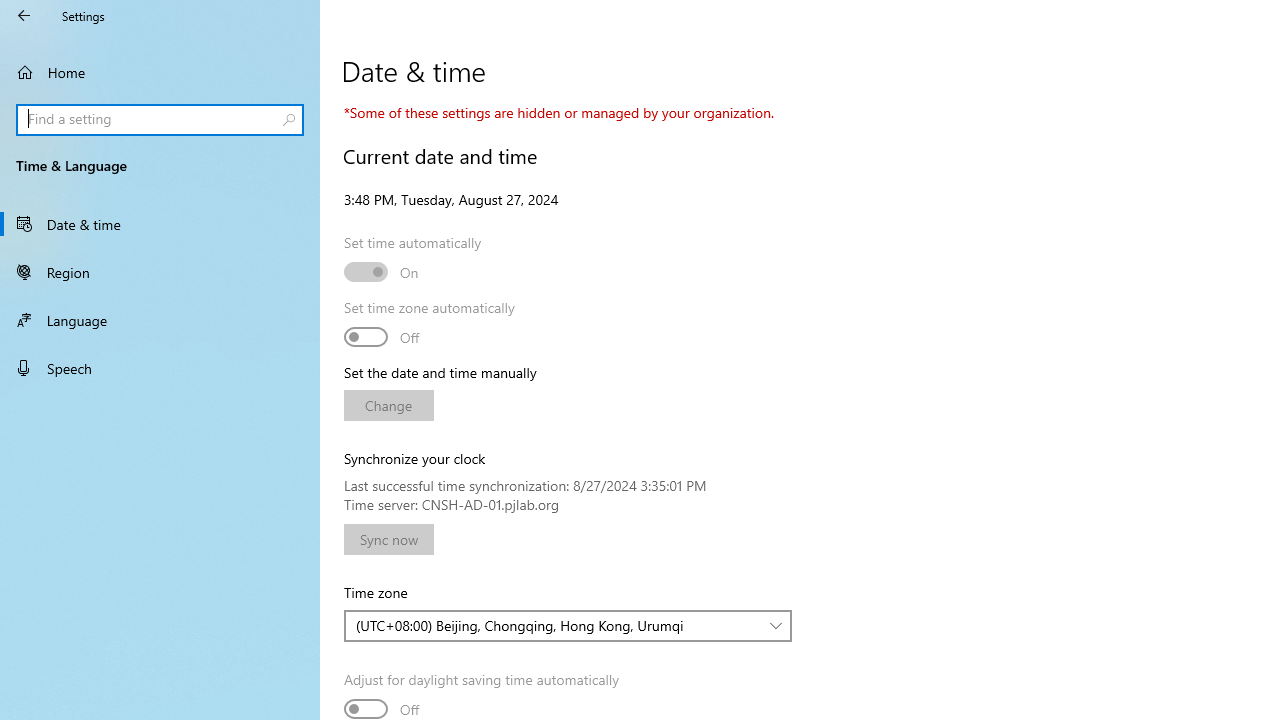 The height and width of the screenshot is (720, 1280). What do you see at coordinates (160, 271) in the screenshot?
I see `'Region'` at bounding box center [160, 271].